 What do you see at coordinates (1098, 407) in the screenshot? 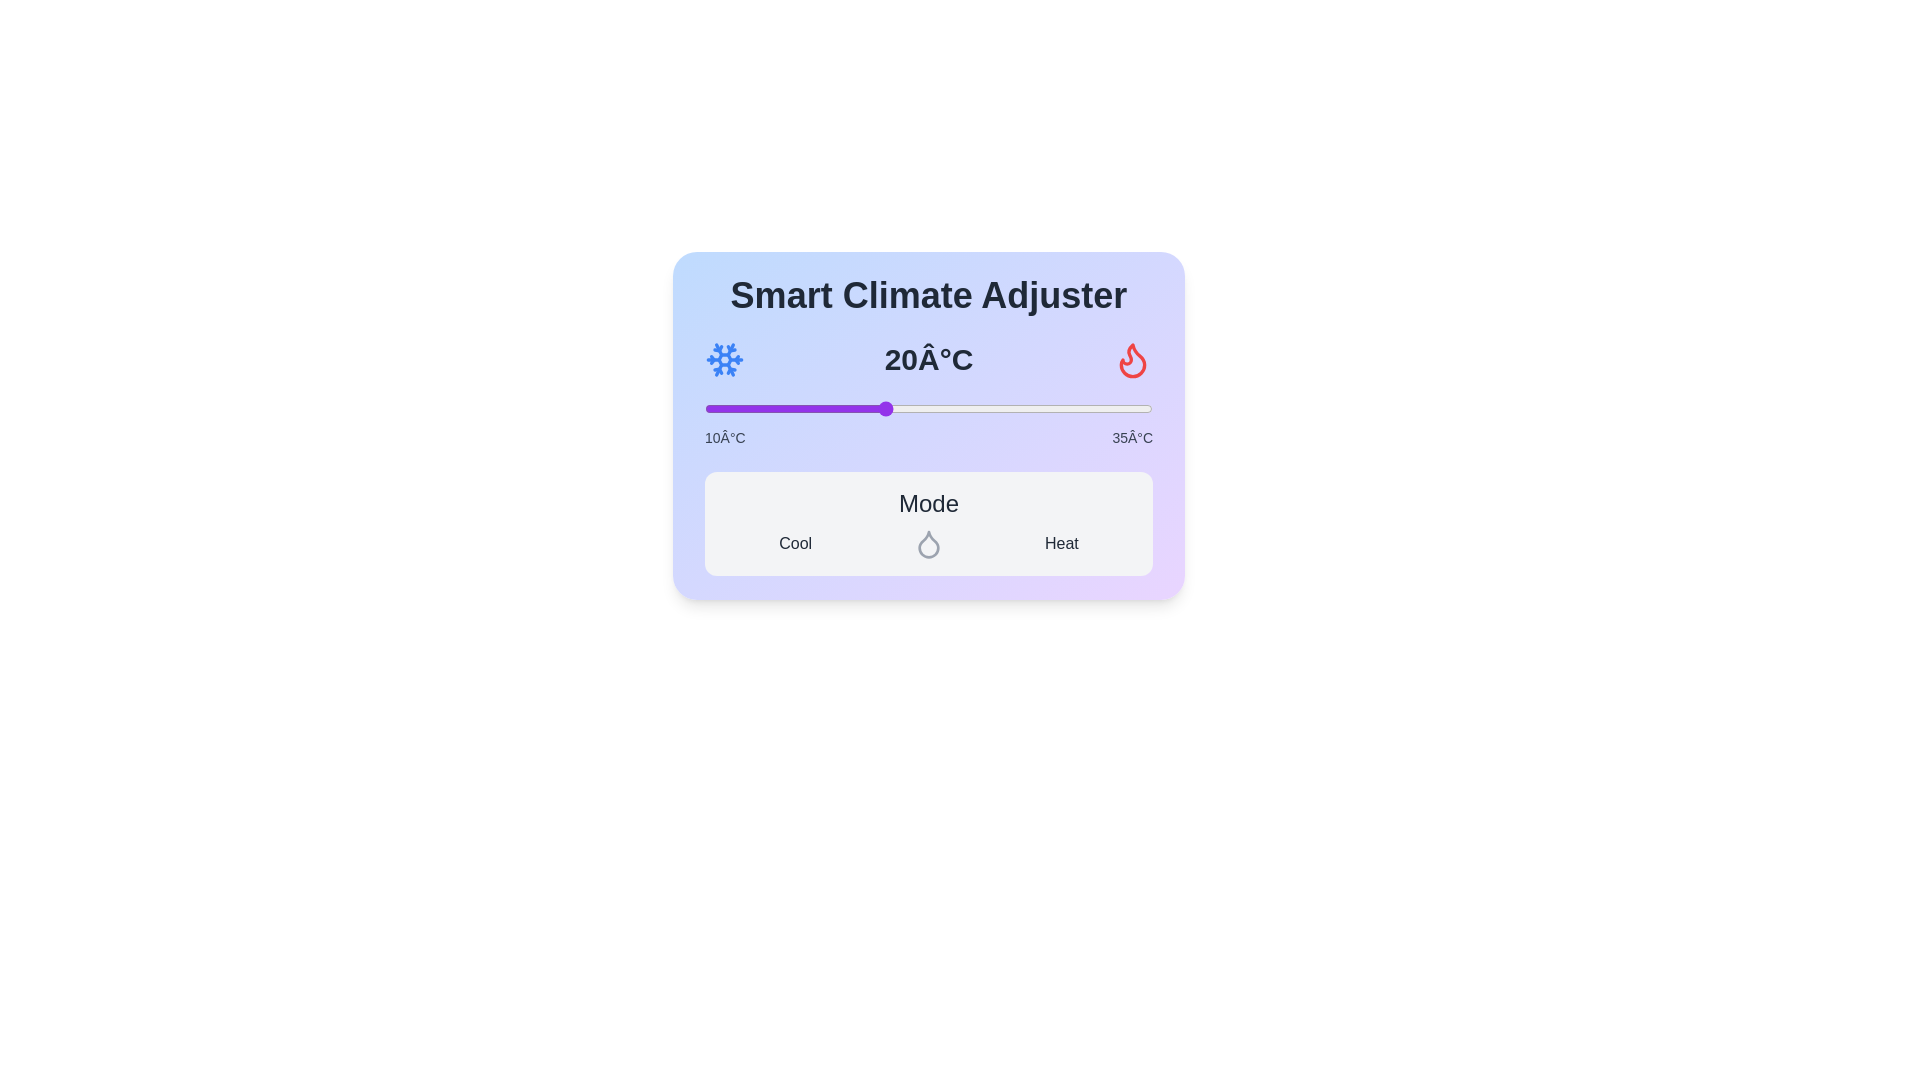
I see `the temperature slider to 32°C` at bounding box center [1098, 407].